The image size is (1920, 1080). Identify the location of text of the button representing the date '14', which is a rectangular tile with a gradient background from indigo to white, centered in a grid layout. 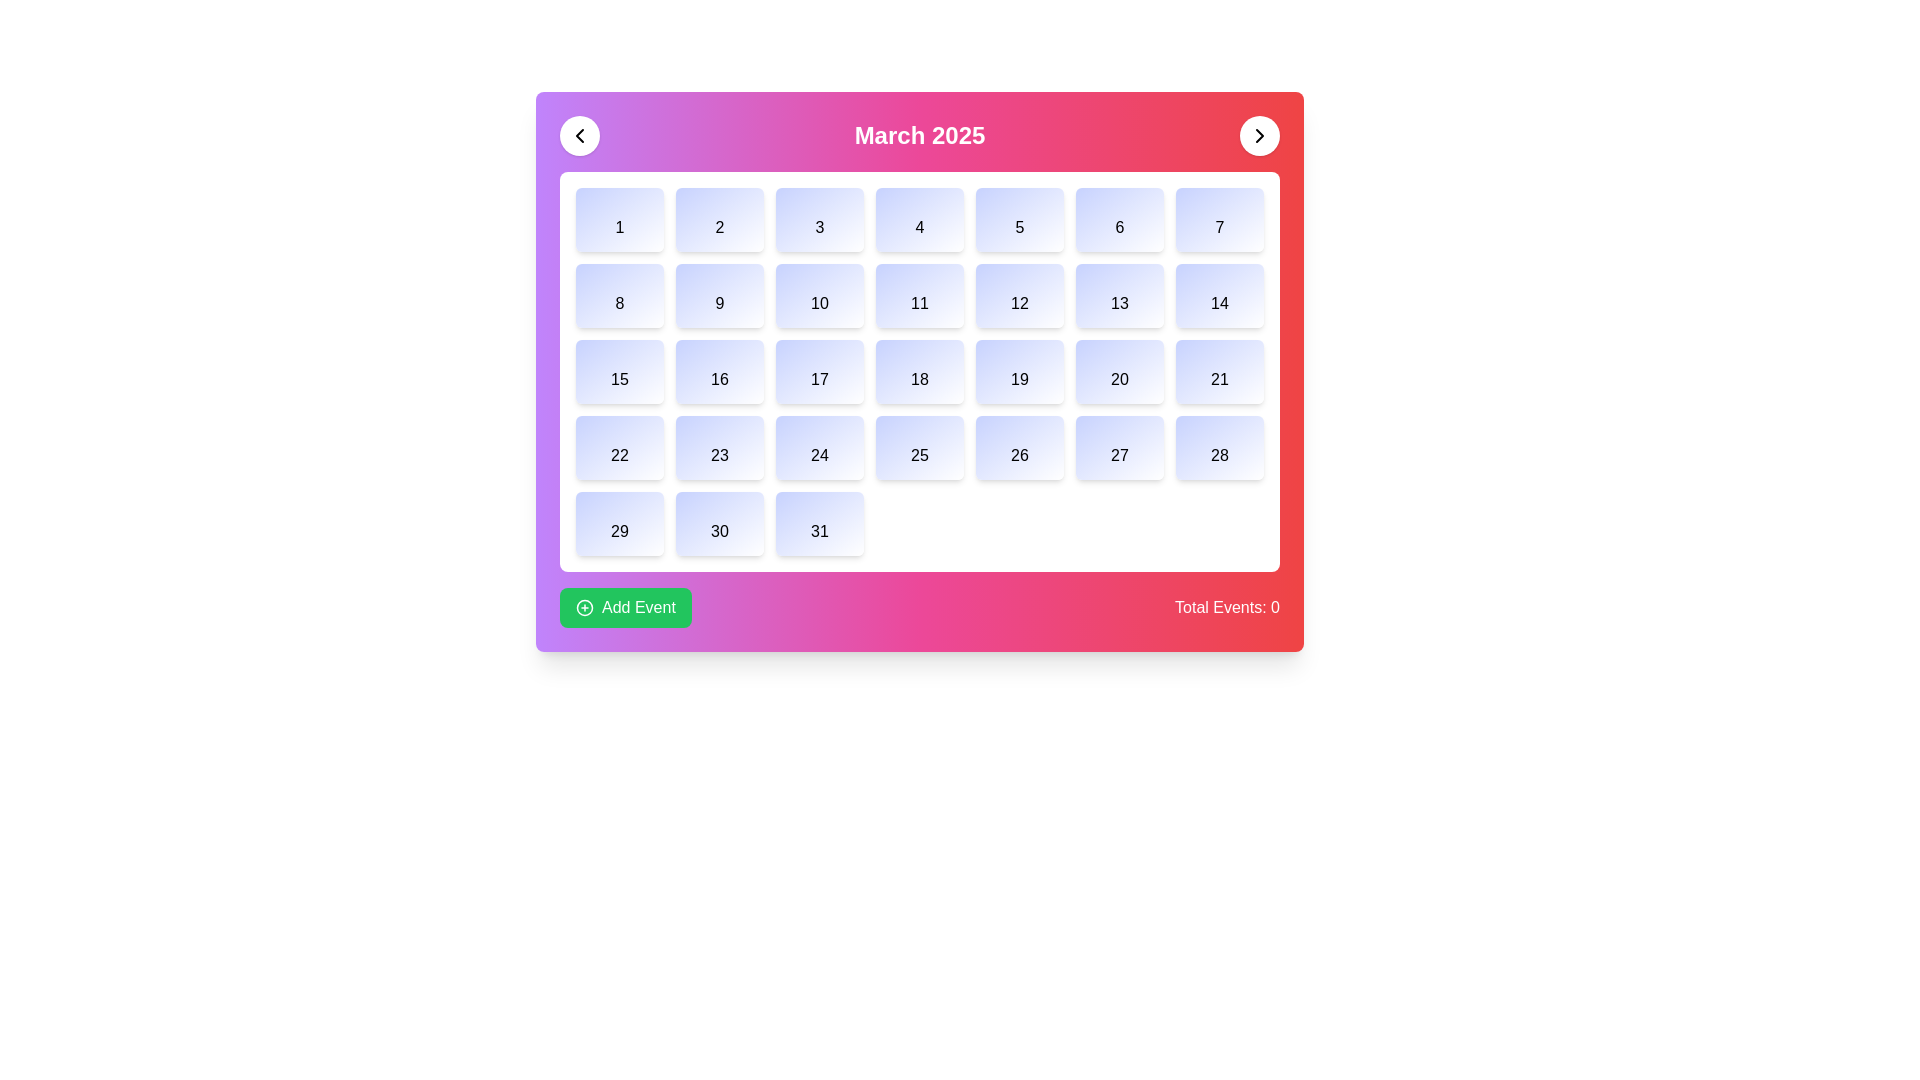
(1218, 296).